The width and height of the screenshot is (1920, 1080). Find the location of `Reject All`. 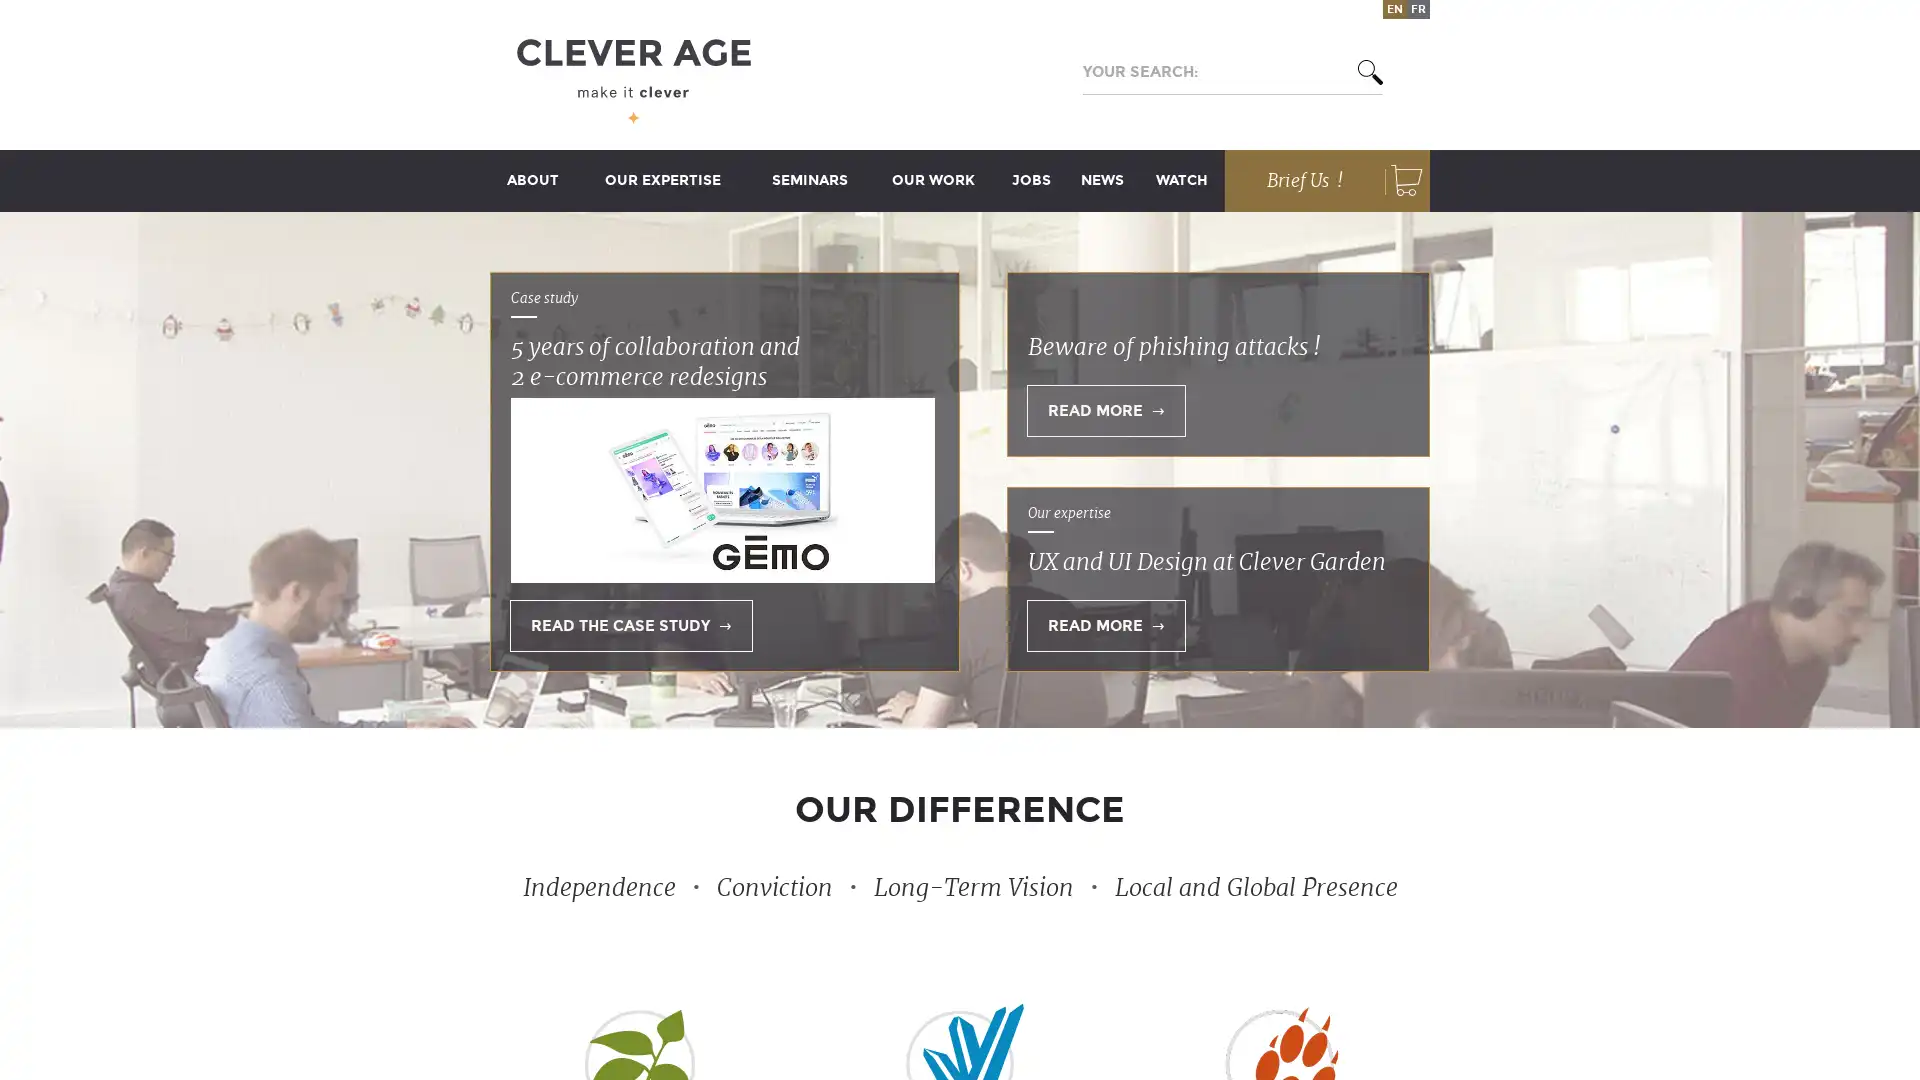

Reject All is located at coordinates (1198, 478).